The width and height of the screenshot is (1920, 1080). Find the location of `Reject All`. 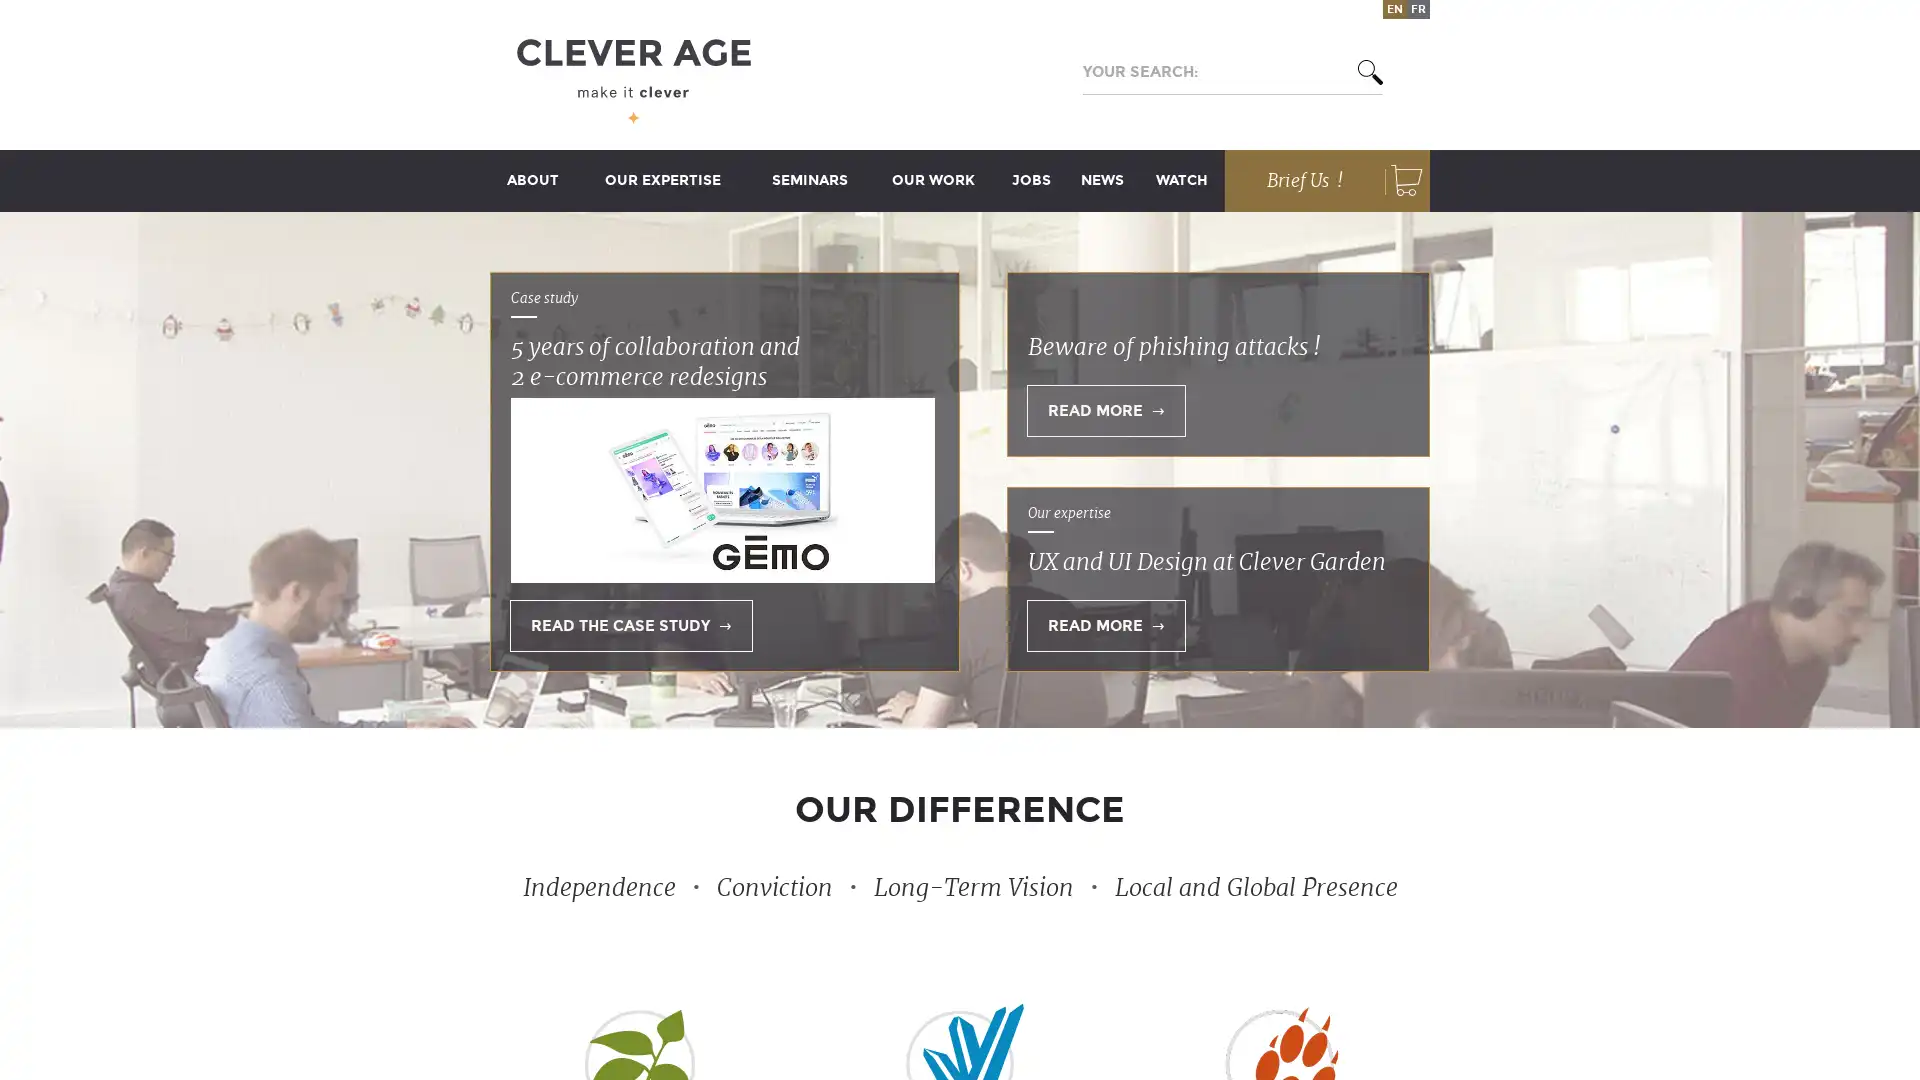

Reject All is located at coordinates (1198, 478).